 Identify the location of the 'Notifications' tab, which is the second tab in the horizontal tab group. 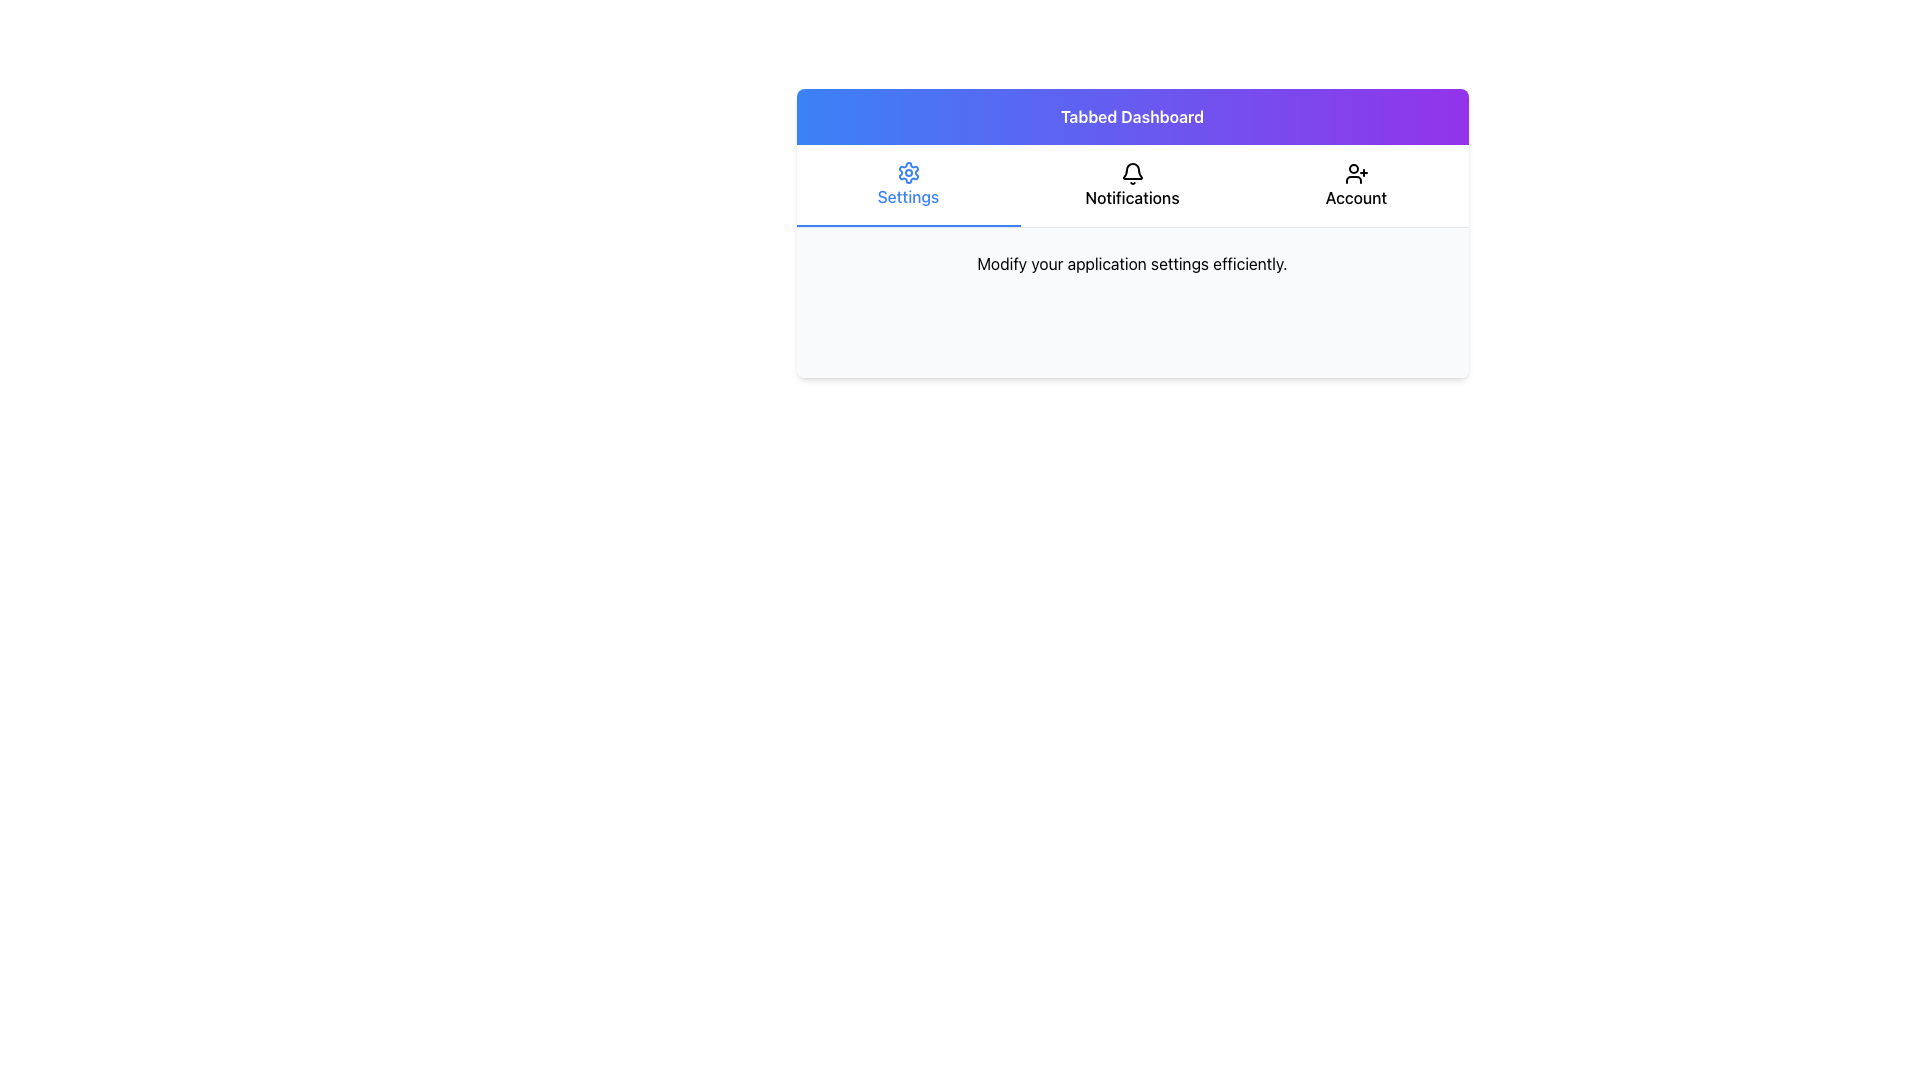
(1132, 185).